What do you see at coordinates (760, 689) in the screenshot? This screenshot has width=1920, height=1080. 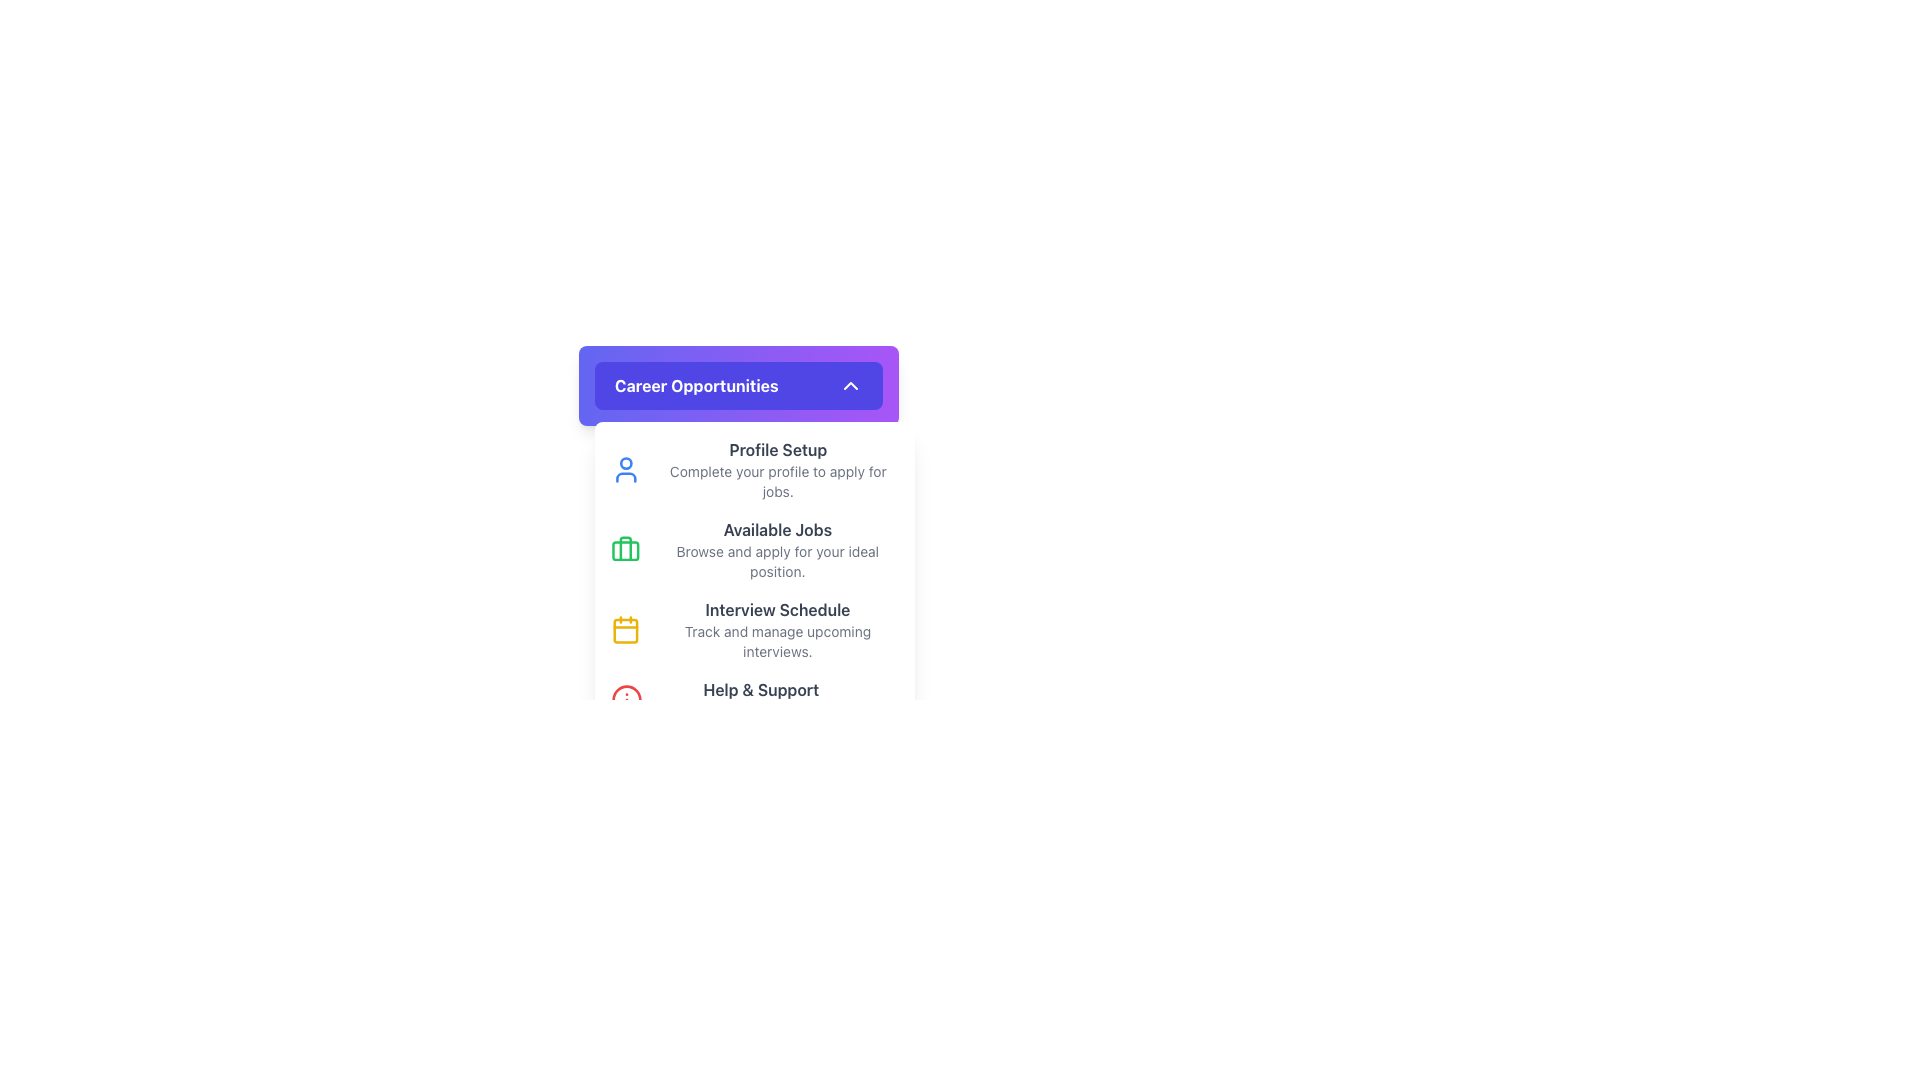 I see `the 'Help & Support' static text label, which is displayed in bold gray font and is the last item in the Career Opportunities menu` at bounding box center [760, 689].